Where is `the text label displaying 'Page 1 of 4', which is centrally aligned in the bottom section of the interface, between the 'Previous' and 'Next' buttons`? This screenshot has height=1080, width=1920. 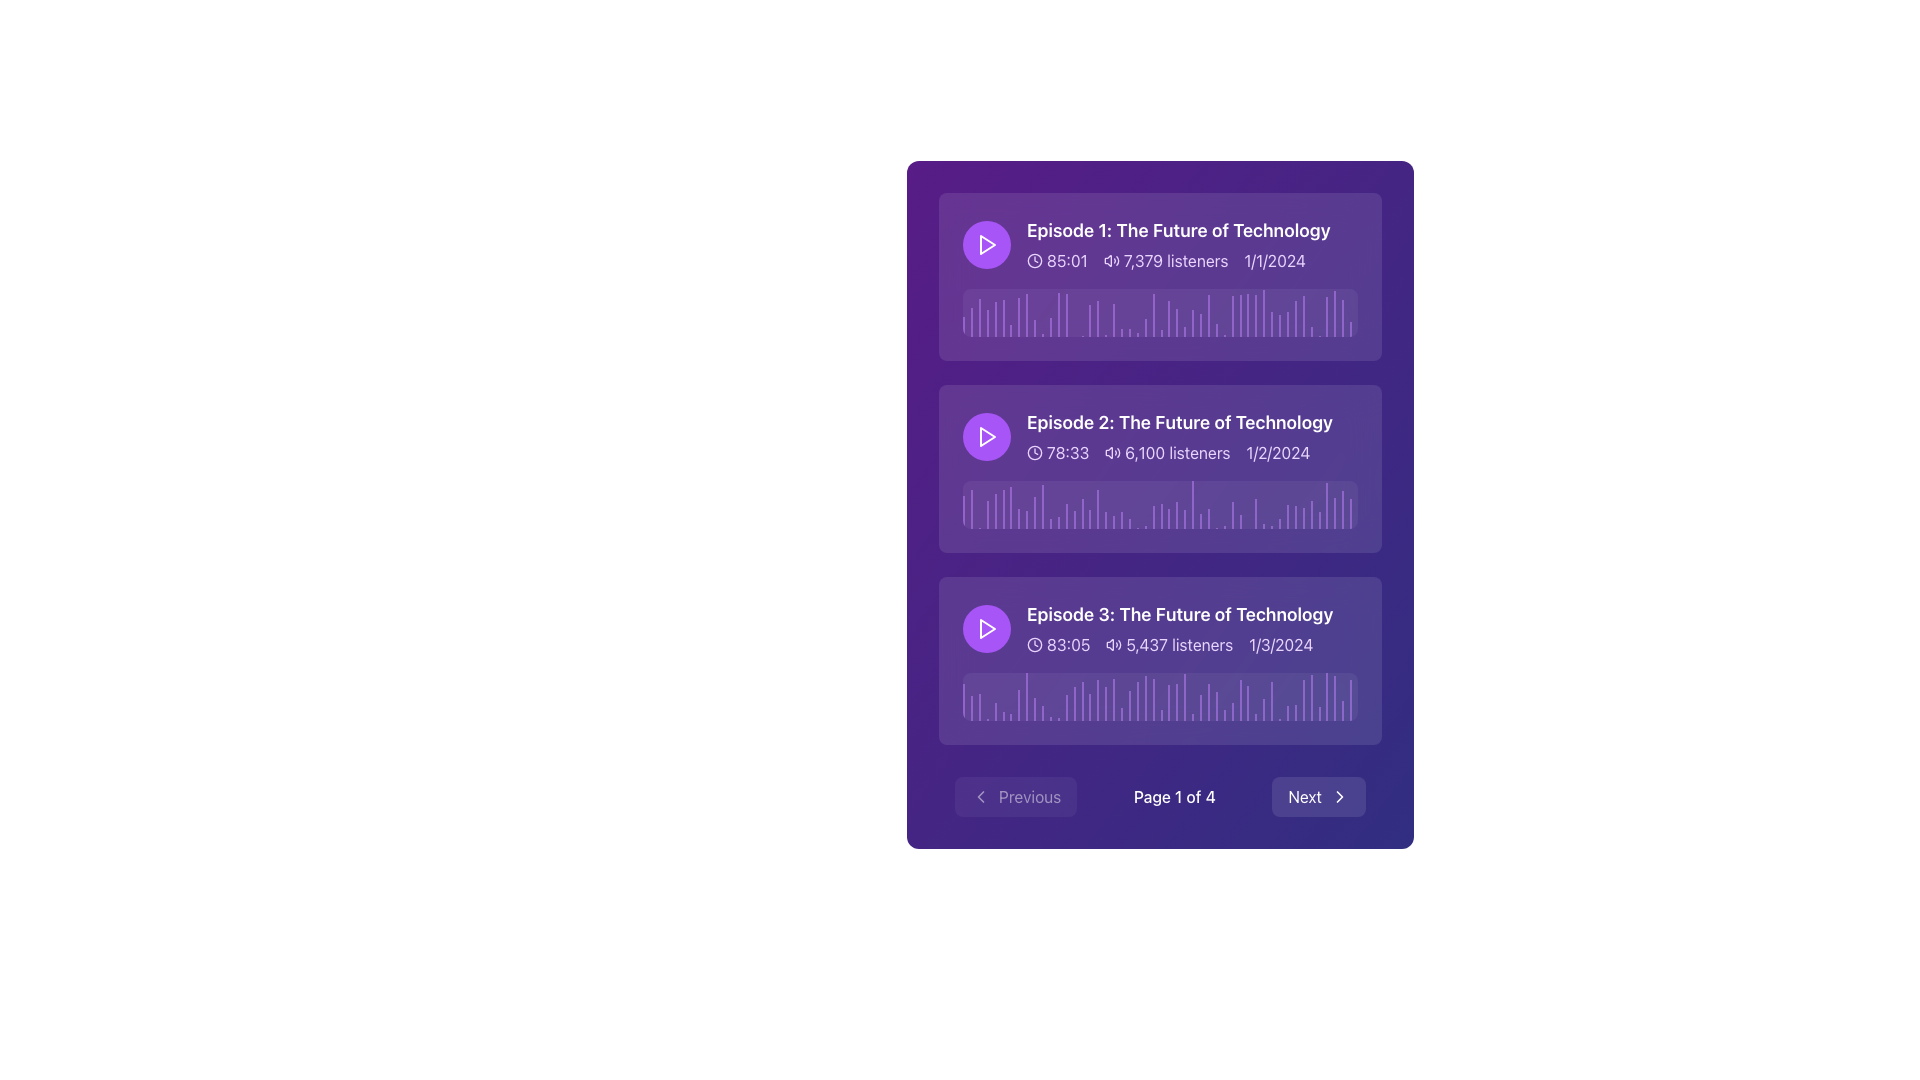 the text label displaying 'Page 1 of 4', which is centrally aligned in the bottom section of the interface, between the 'Previous' and 'Next' buttons is located at coordinates (1174, 796).